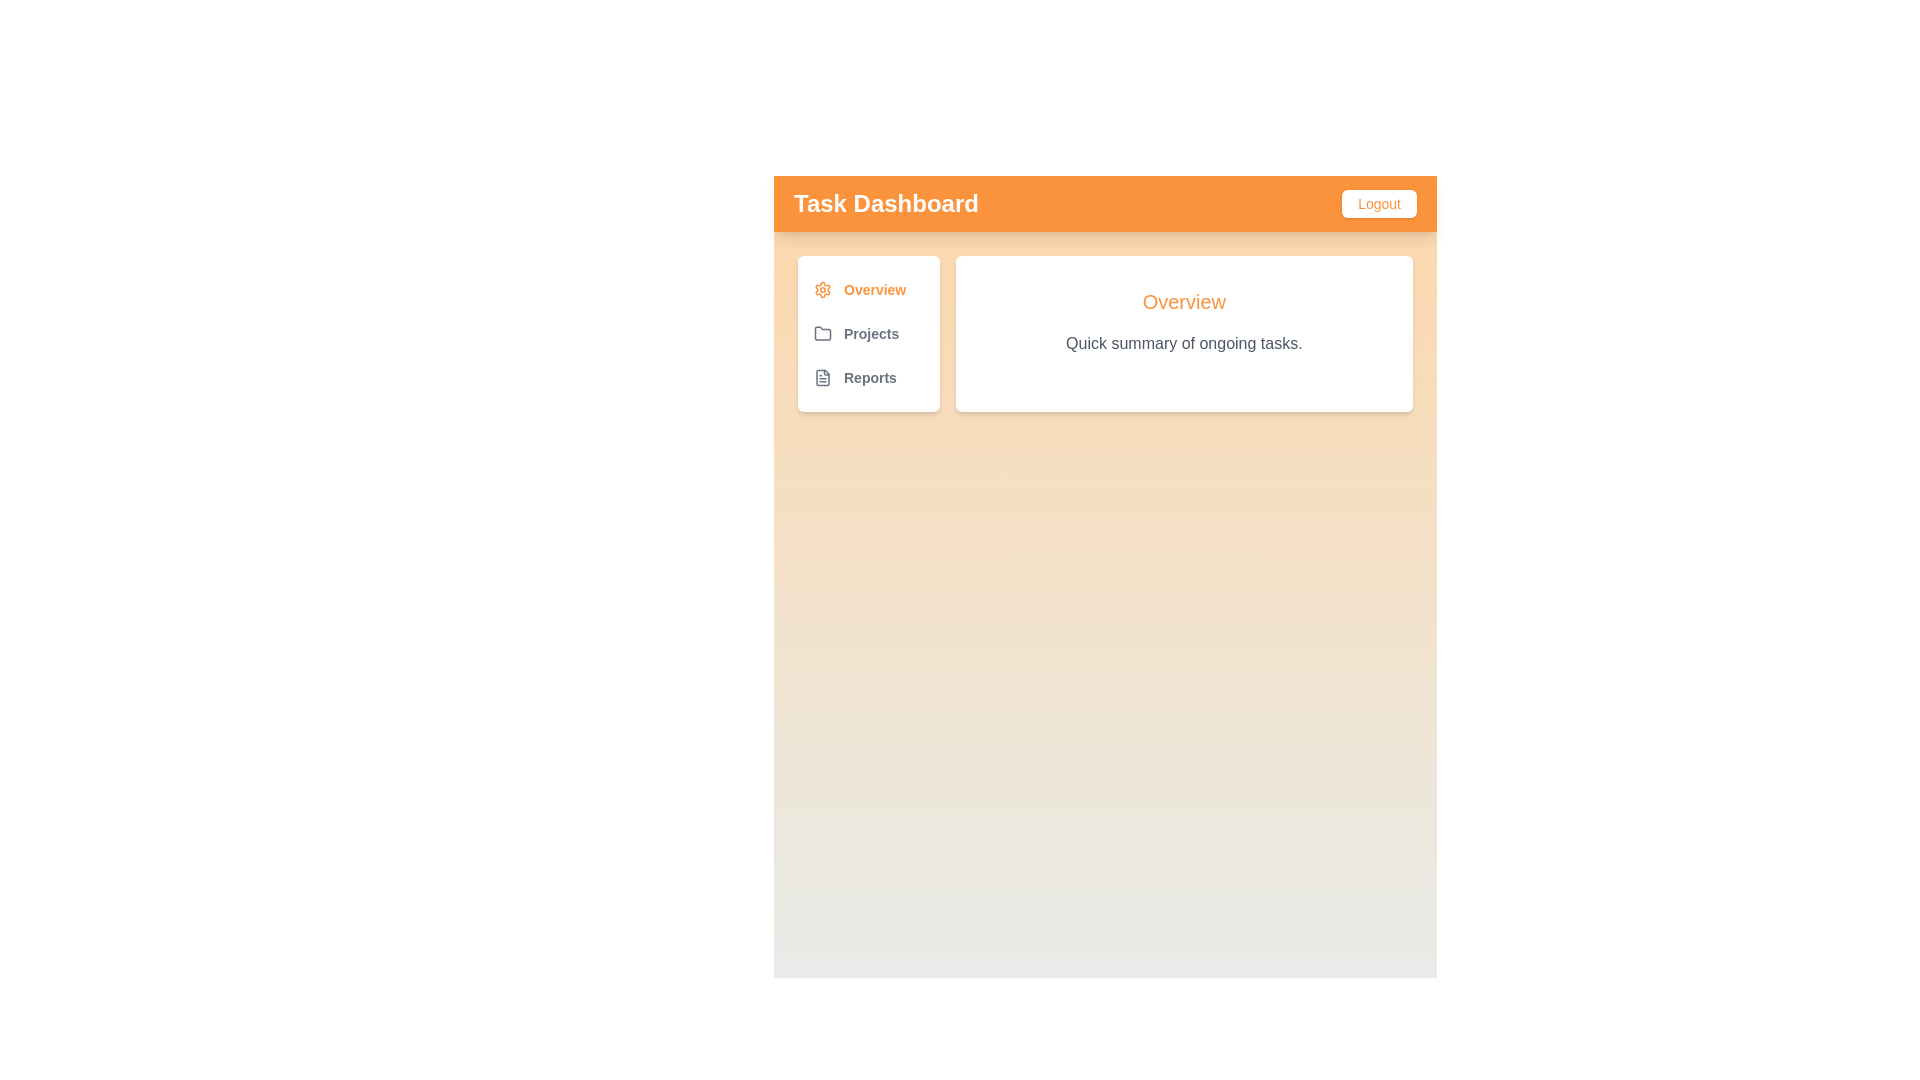  I want to click on the 'Projects' icon in the sidebar navigation, which is visually representative of the 'Projects' section, so click(822, 333).